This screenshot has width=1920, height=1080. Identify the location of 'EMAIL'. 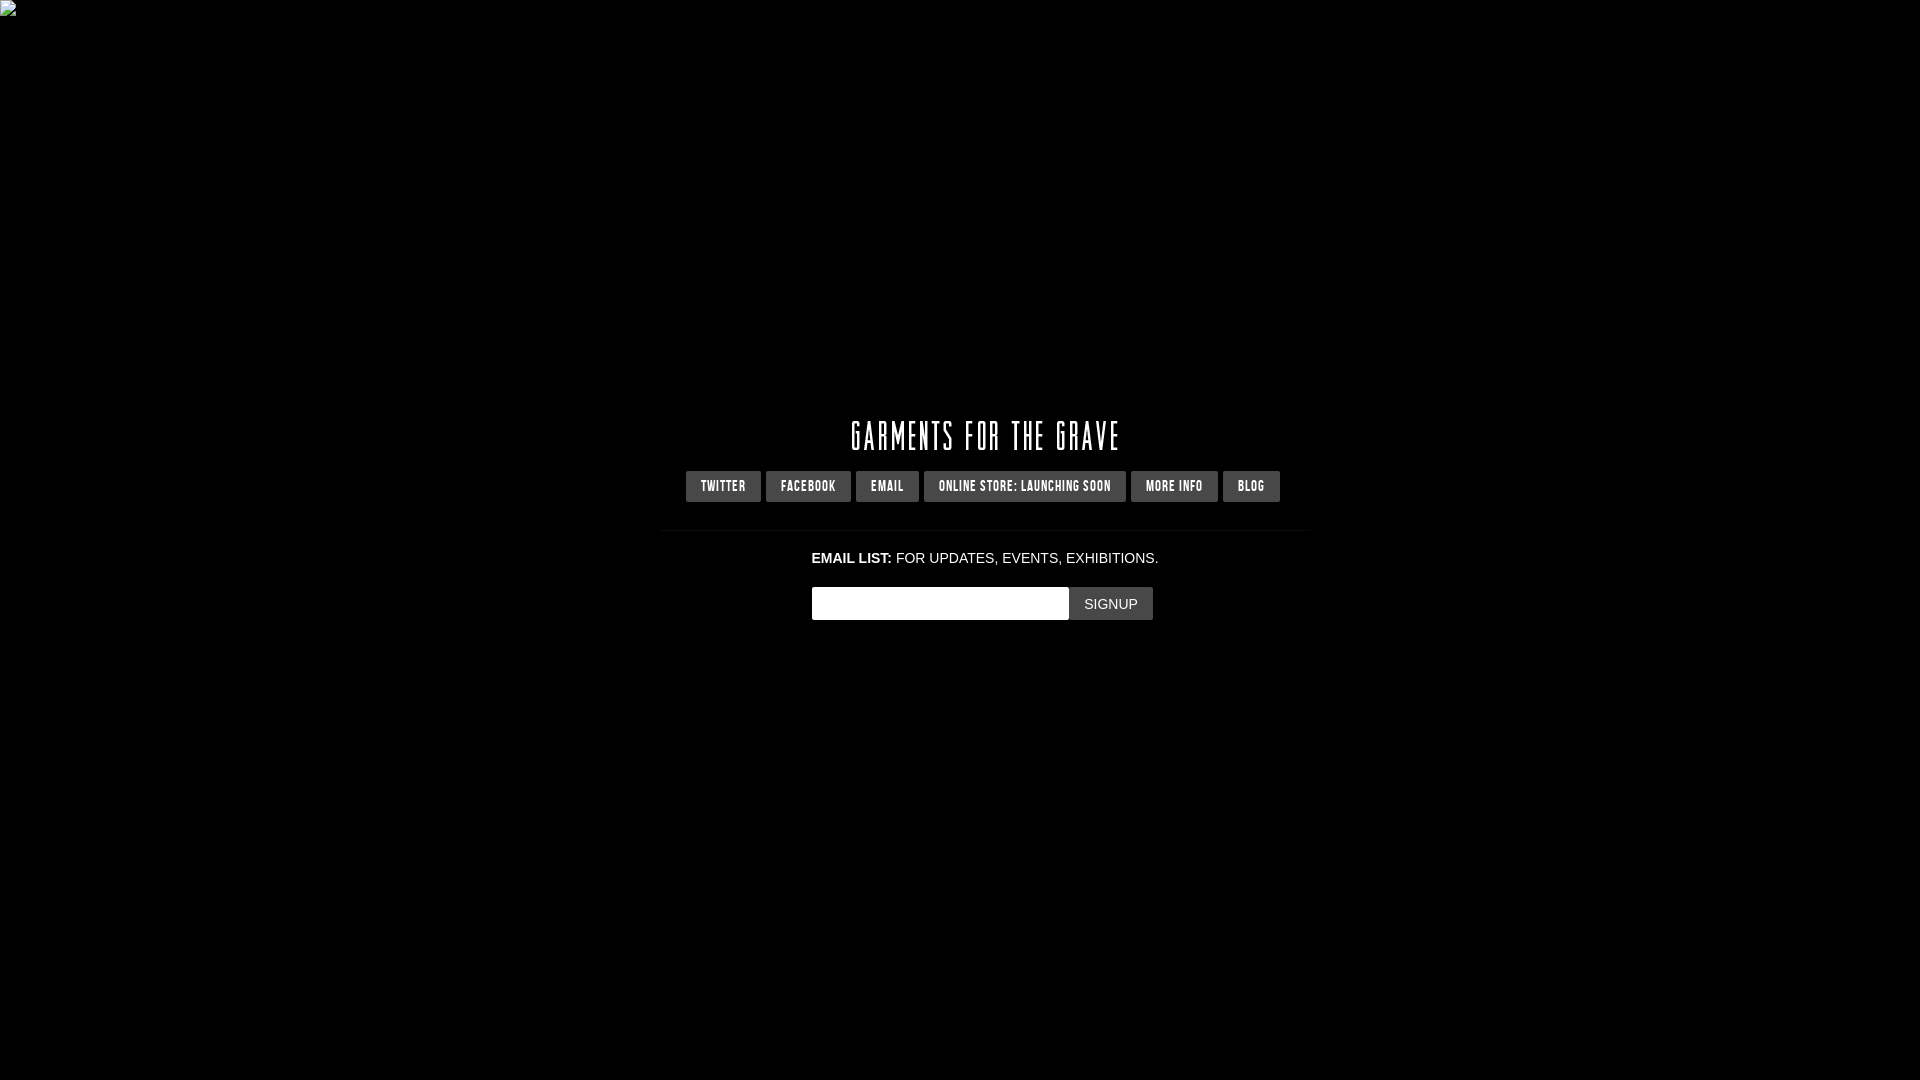
(886, 486).